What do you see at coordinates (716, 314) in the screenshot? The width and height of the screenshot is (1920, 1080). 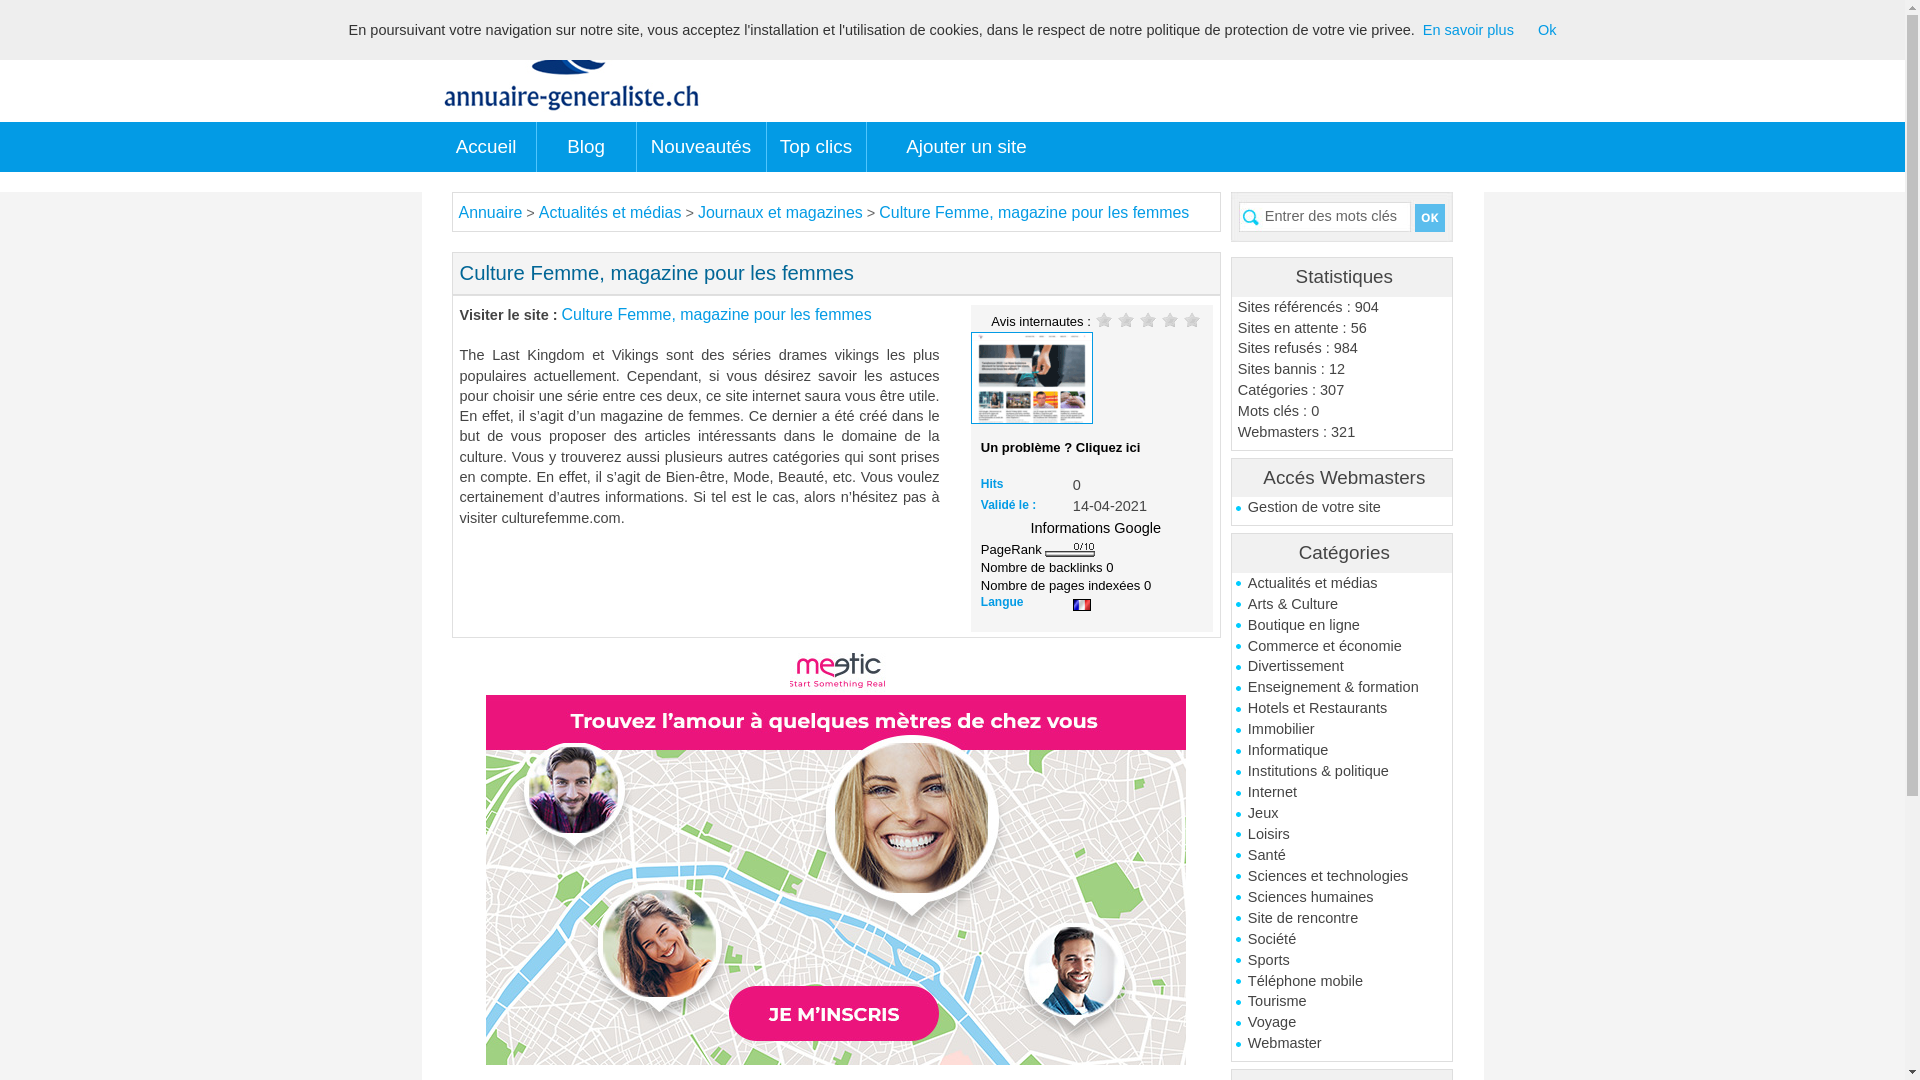 I see `'Culture Femme, magazine pour les femmes'` at bounding box center [716, 314].